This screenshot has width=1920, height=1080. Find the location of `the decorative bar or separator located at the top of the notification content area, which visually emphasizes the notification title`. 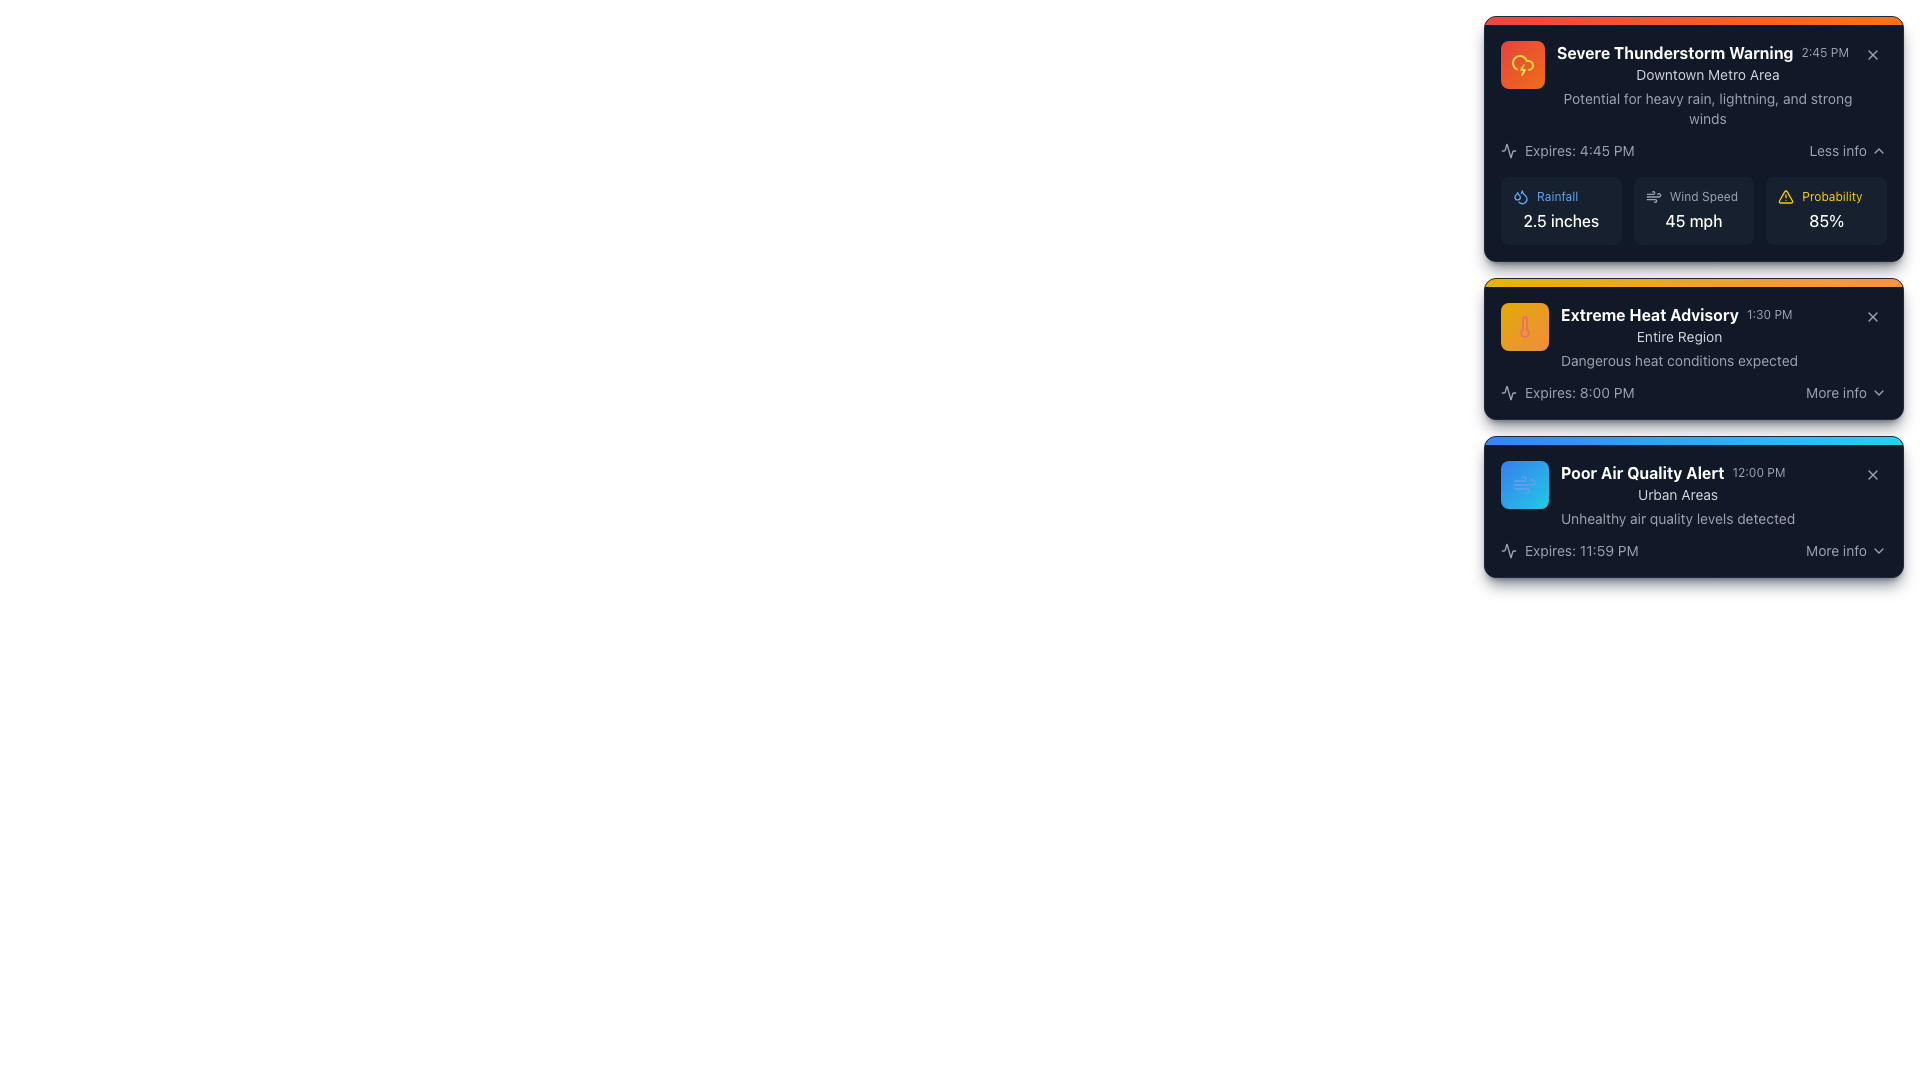

the decorative bar or separator located at the top of the notification content area, which visually emphasizes the notification title is located at coordinates (1693, 282).